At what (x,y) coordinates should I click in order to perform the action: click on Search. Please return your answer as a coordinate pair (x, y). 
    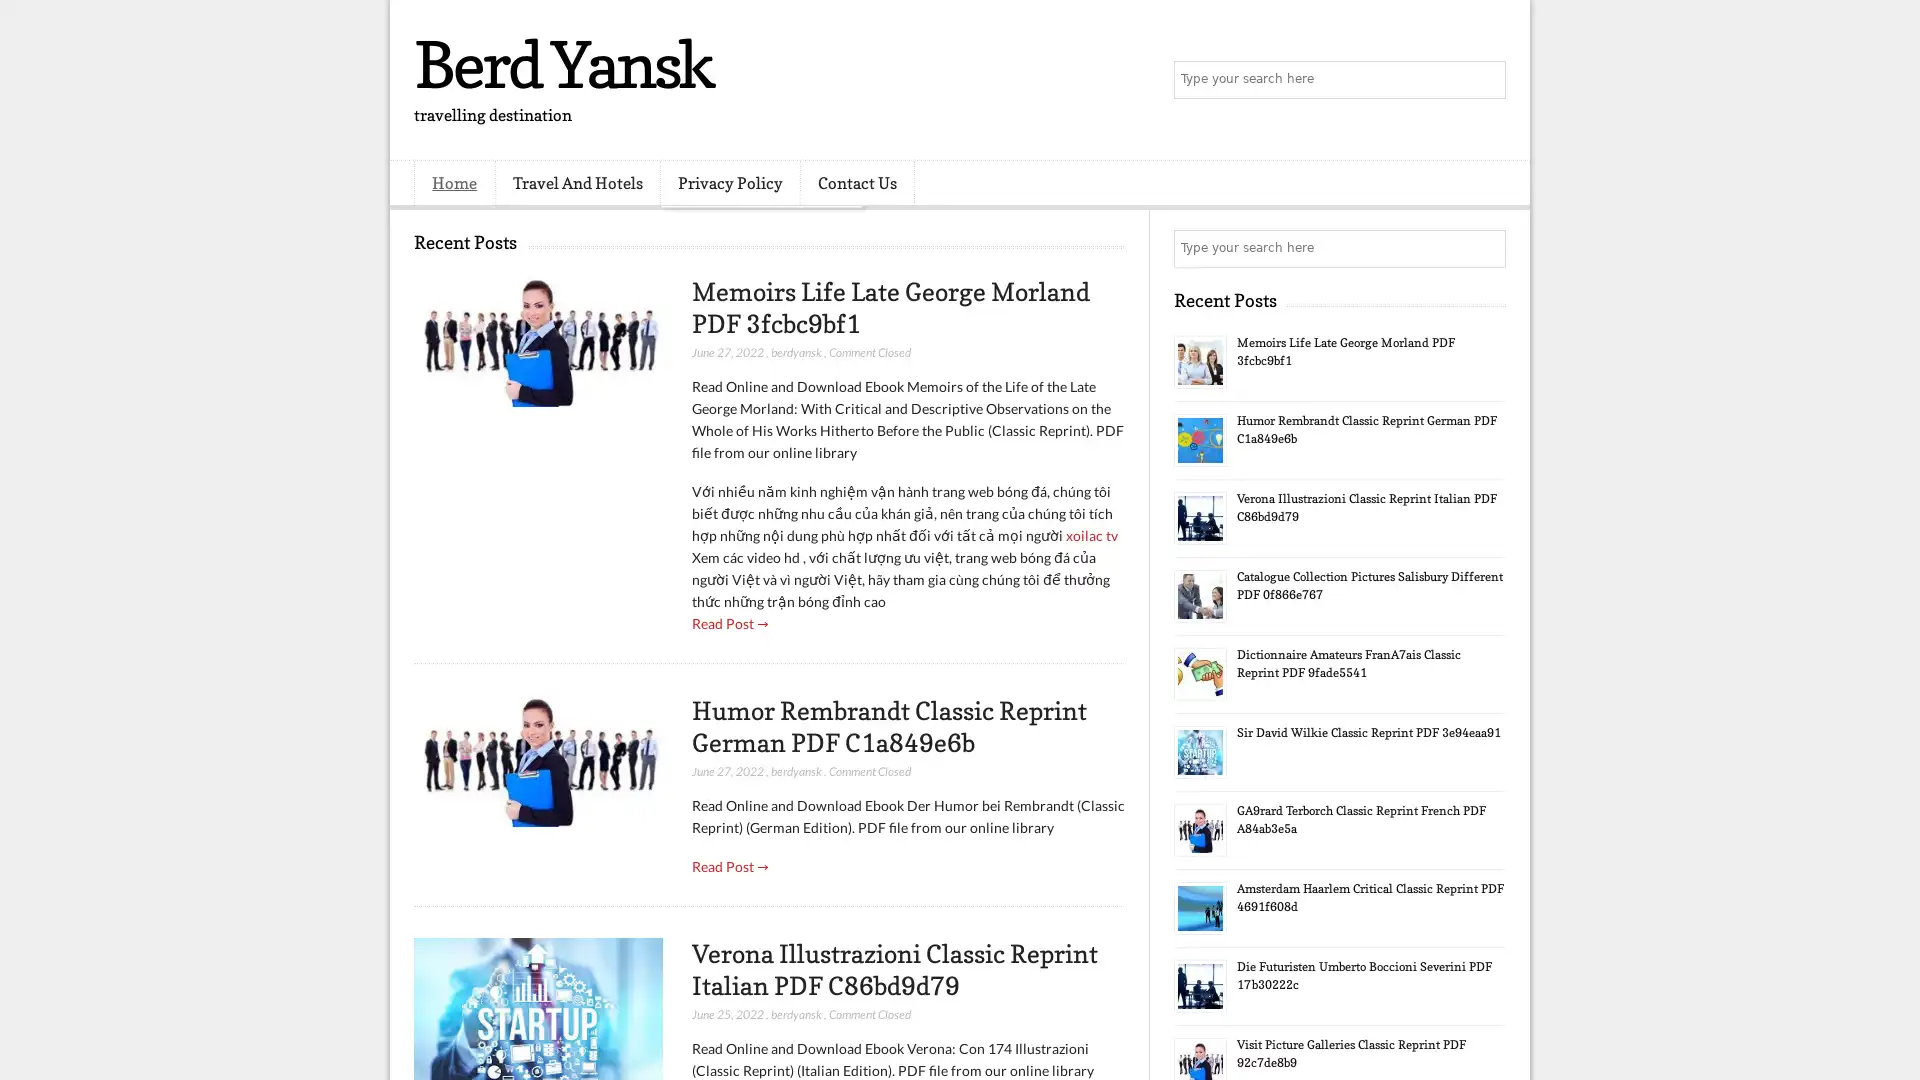
    Looking at the image, I should click on (1485, 80).